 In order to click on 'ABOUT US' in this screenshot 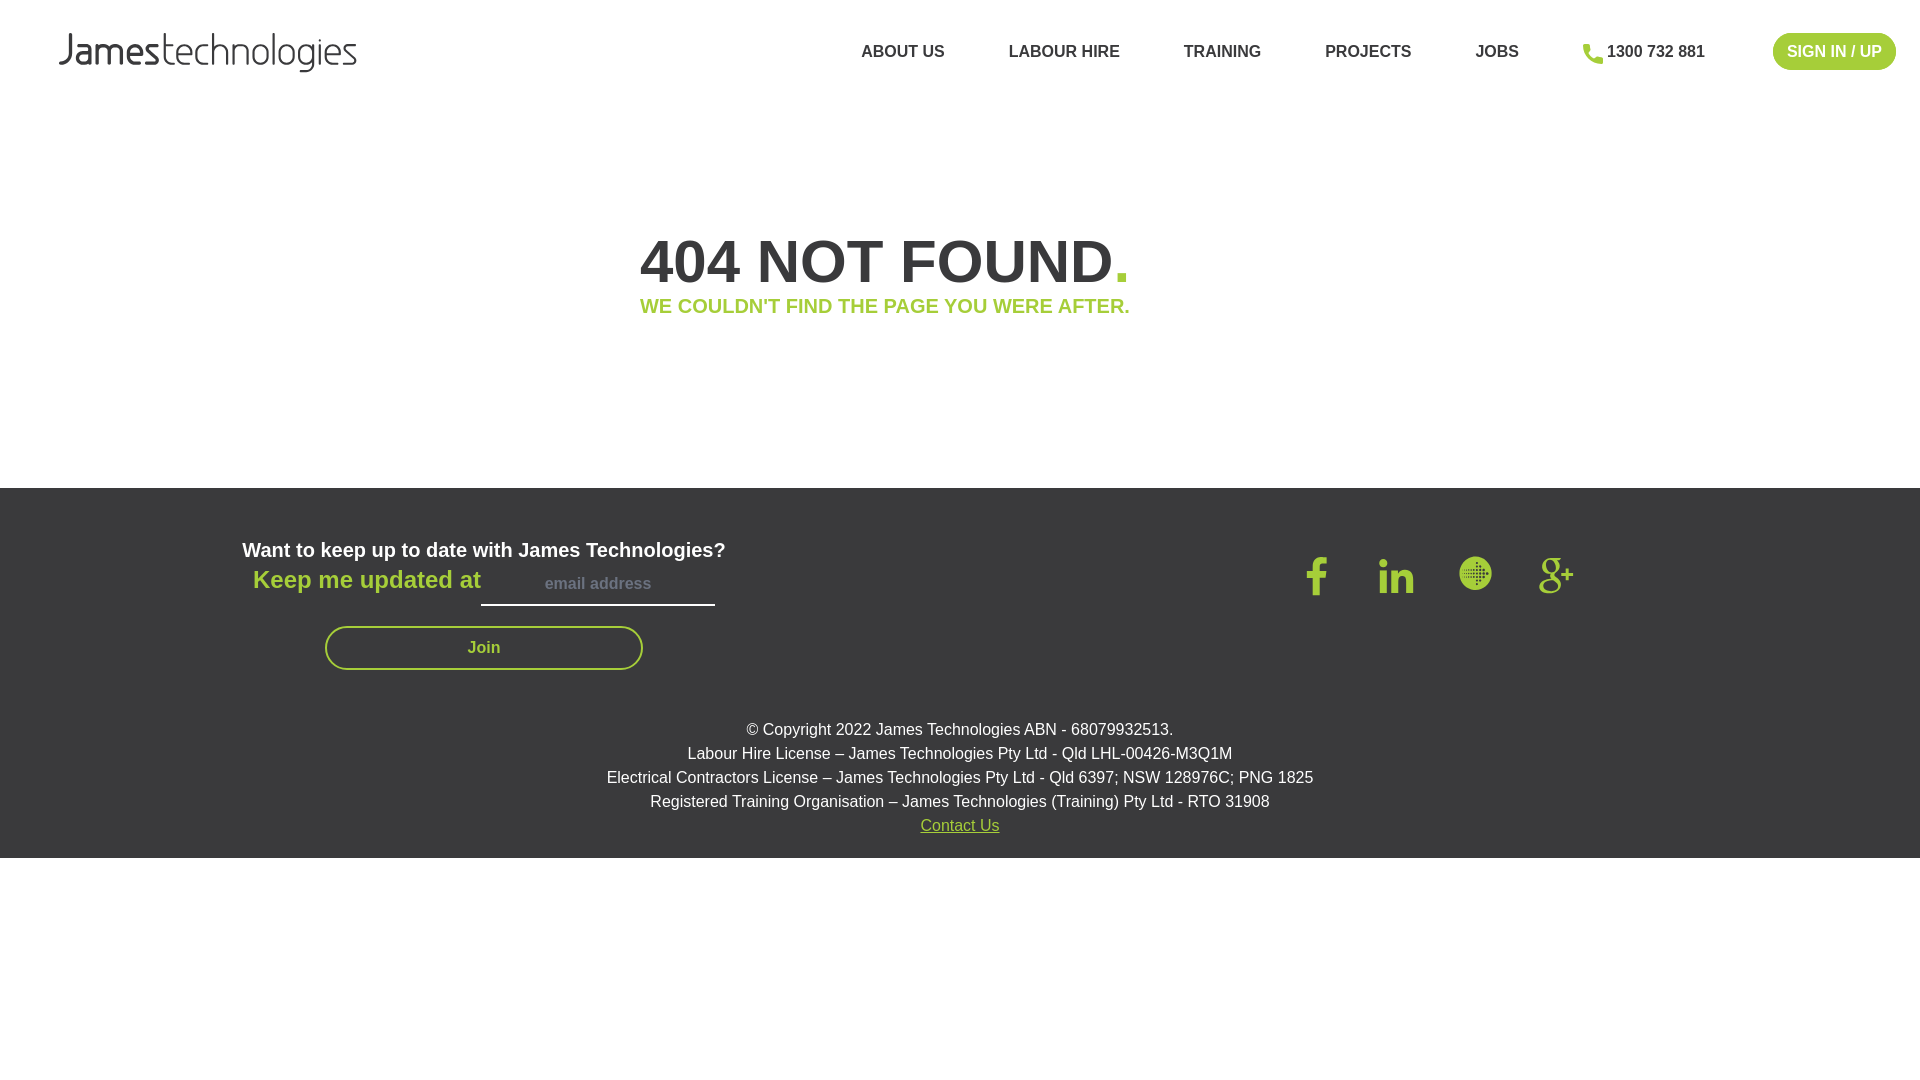, I will do `click(901, 50)`.